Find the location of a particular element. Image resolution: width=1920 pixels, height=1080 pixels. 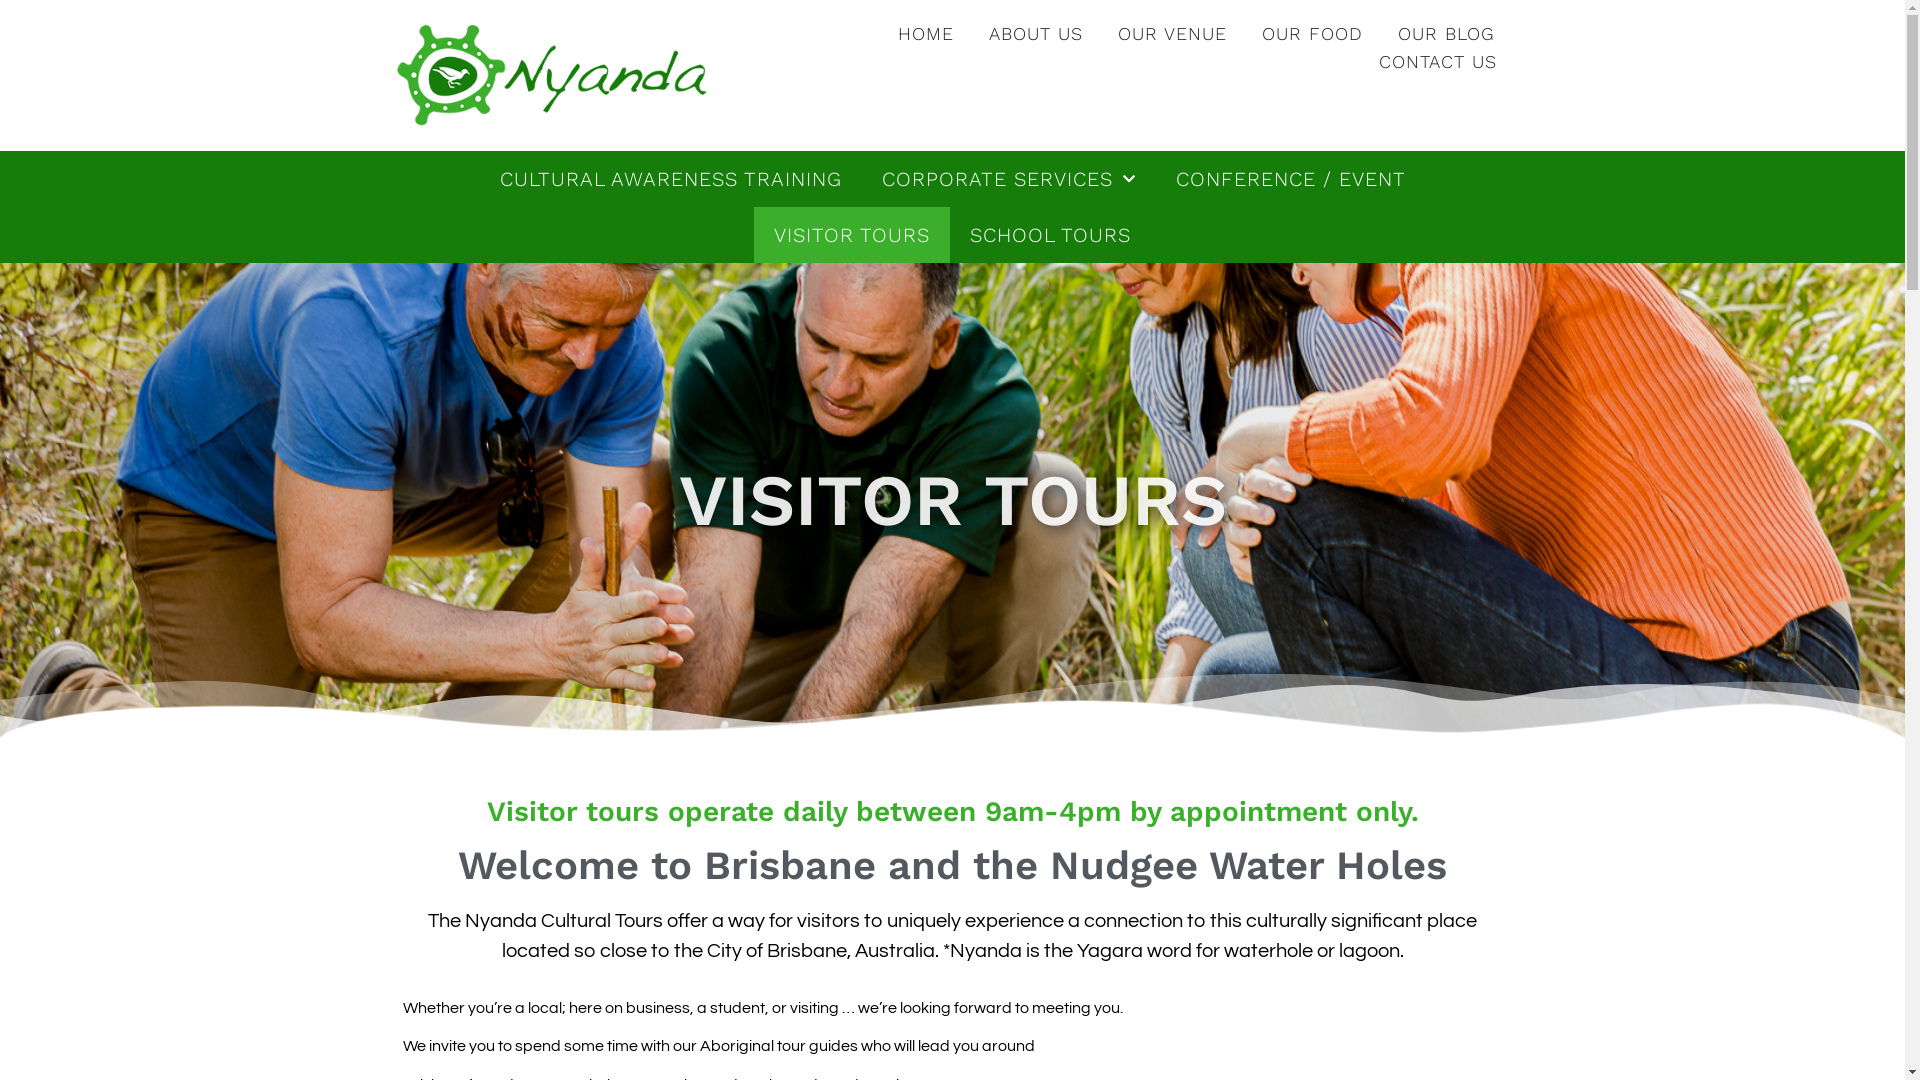

'ABOUT US' is located at coordinates (1036, 34).